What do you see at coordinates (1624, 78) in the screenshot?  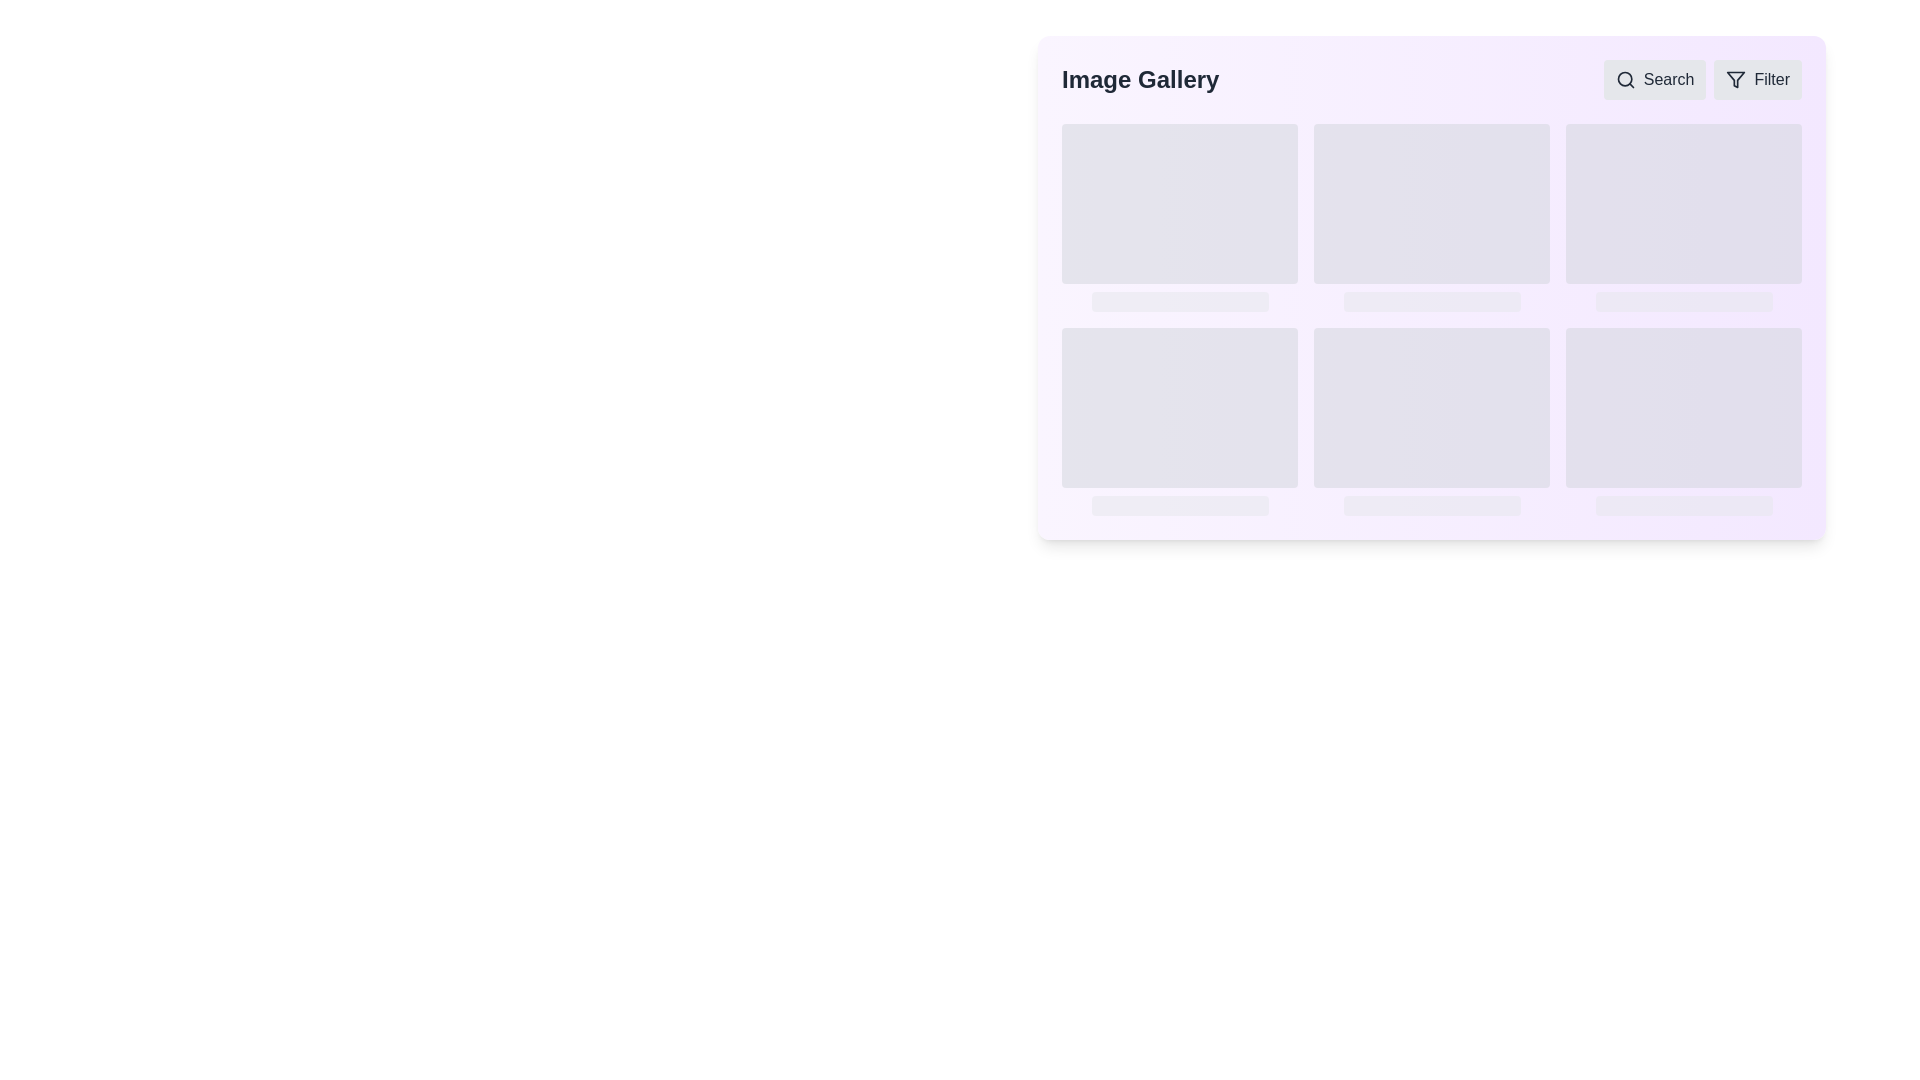 I see `the circular component of the magnifying glass icon, which is styled as part of an SVG graphic and positioned near the page's header, adjacent to the 'Search' button text` at bounding box center [1624, 78].